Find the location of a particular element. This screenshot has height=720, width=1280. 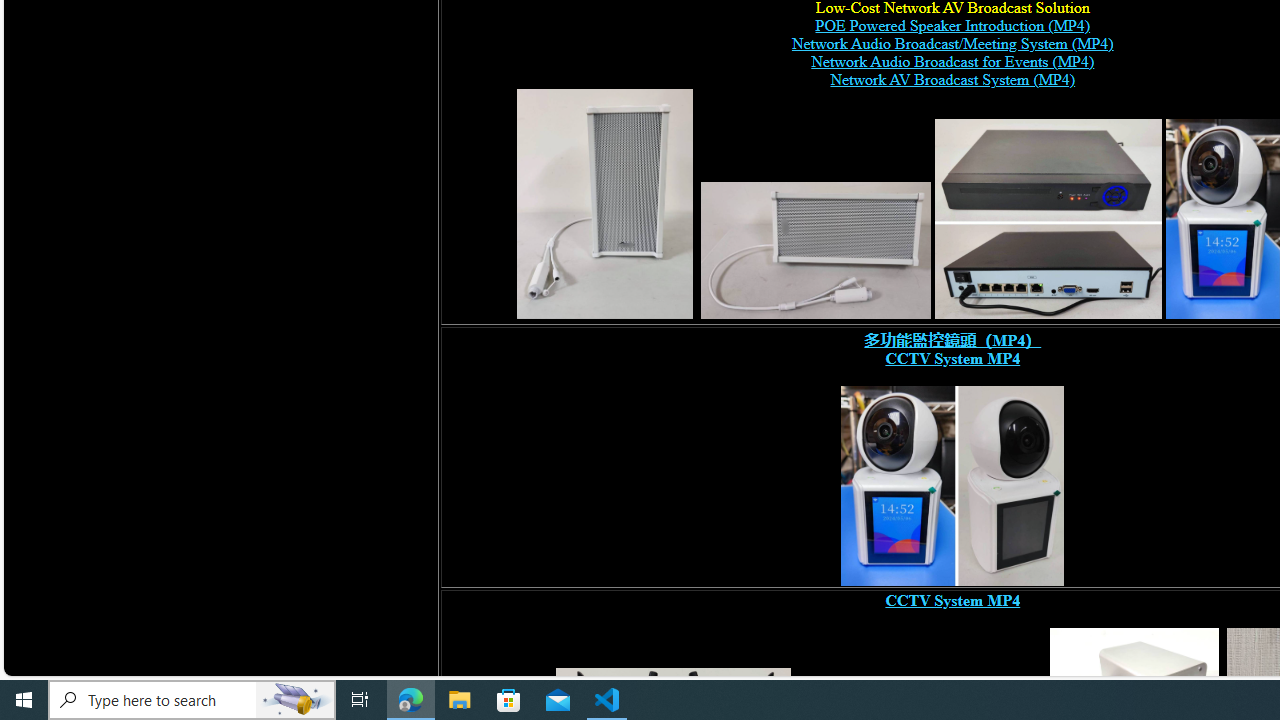

'POE Powered Speaker Introduction (MP4)' is located at coordinates (951, 26).